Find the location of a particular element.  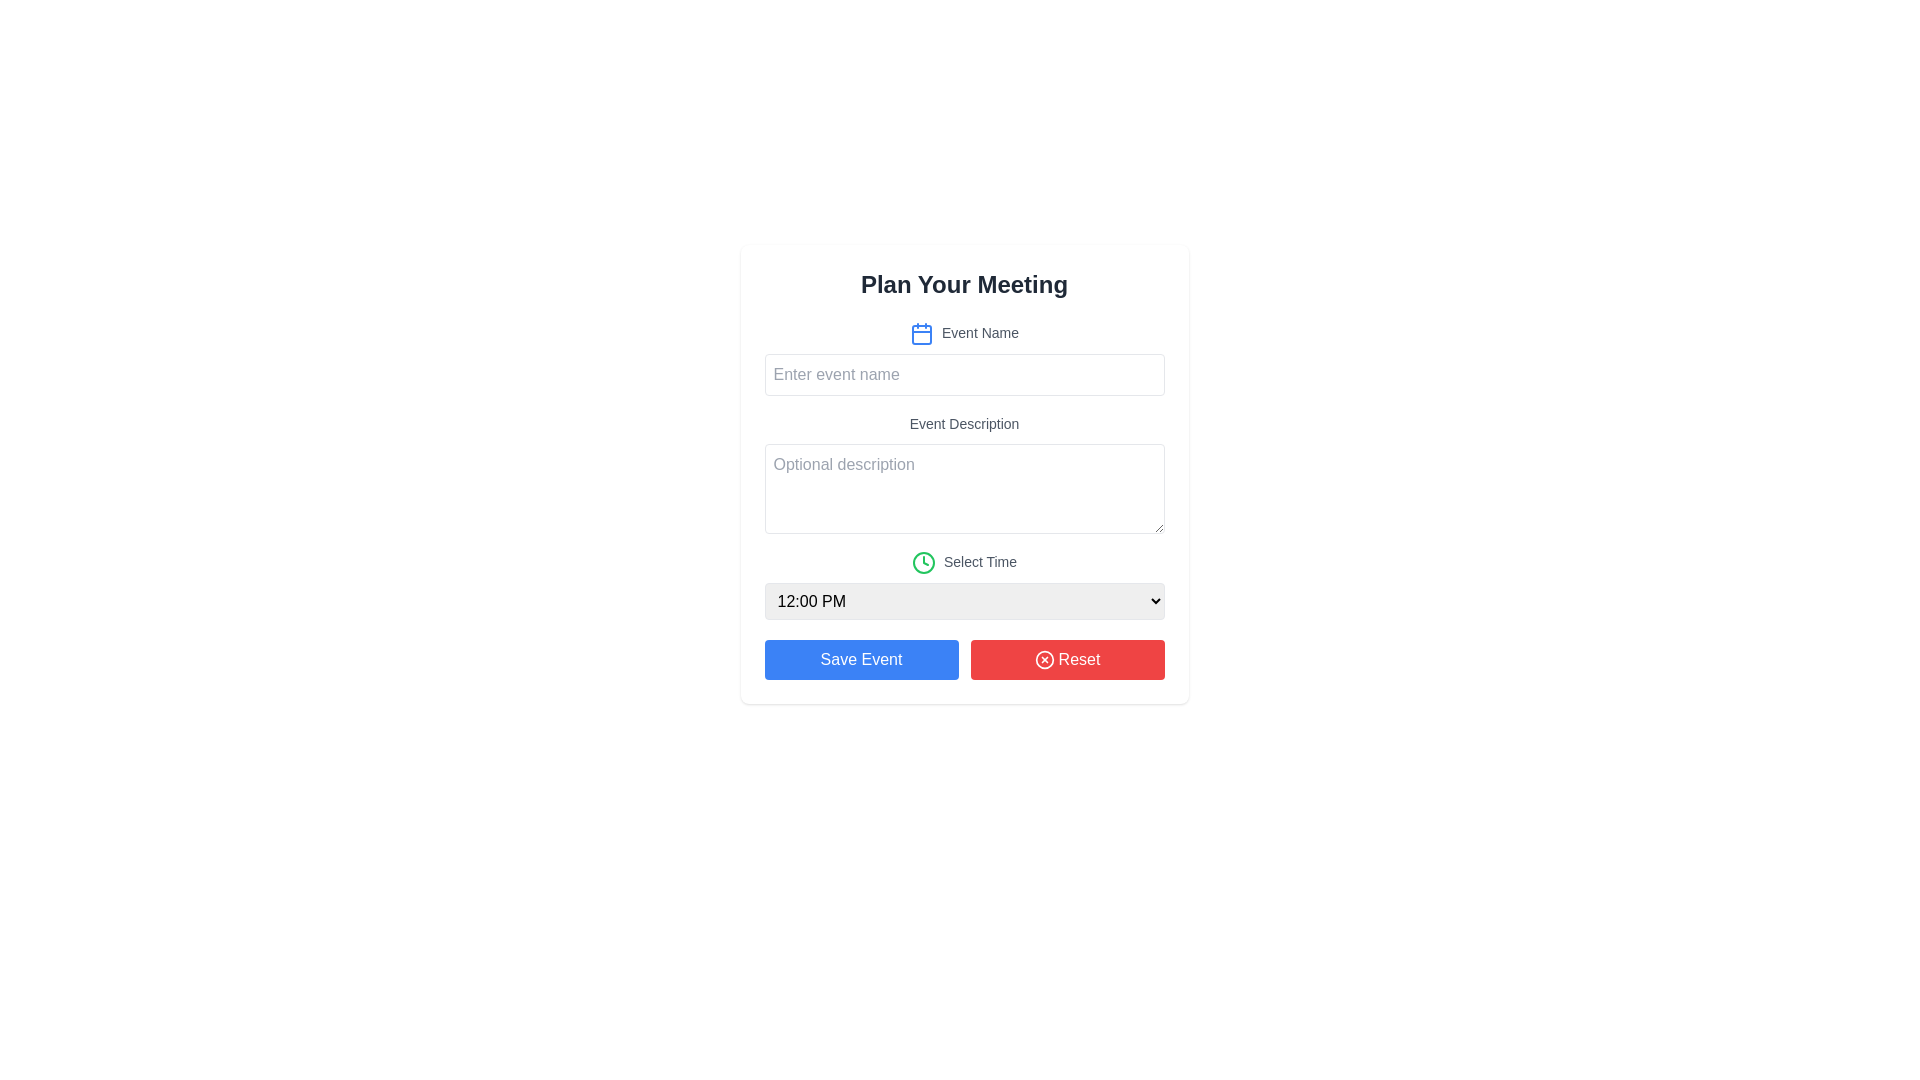

the time selection dropdown menu, which has a light gray background and shows '12:00 PM' by default is located at coordinates (964, 600).